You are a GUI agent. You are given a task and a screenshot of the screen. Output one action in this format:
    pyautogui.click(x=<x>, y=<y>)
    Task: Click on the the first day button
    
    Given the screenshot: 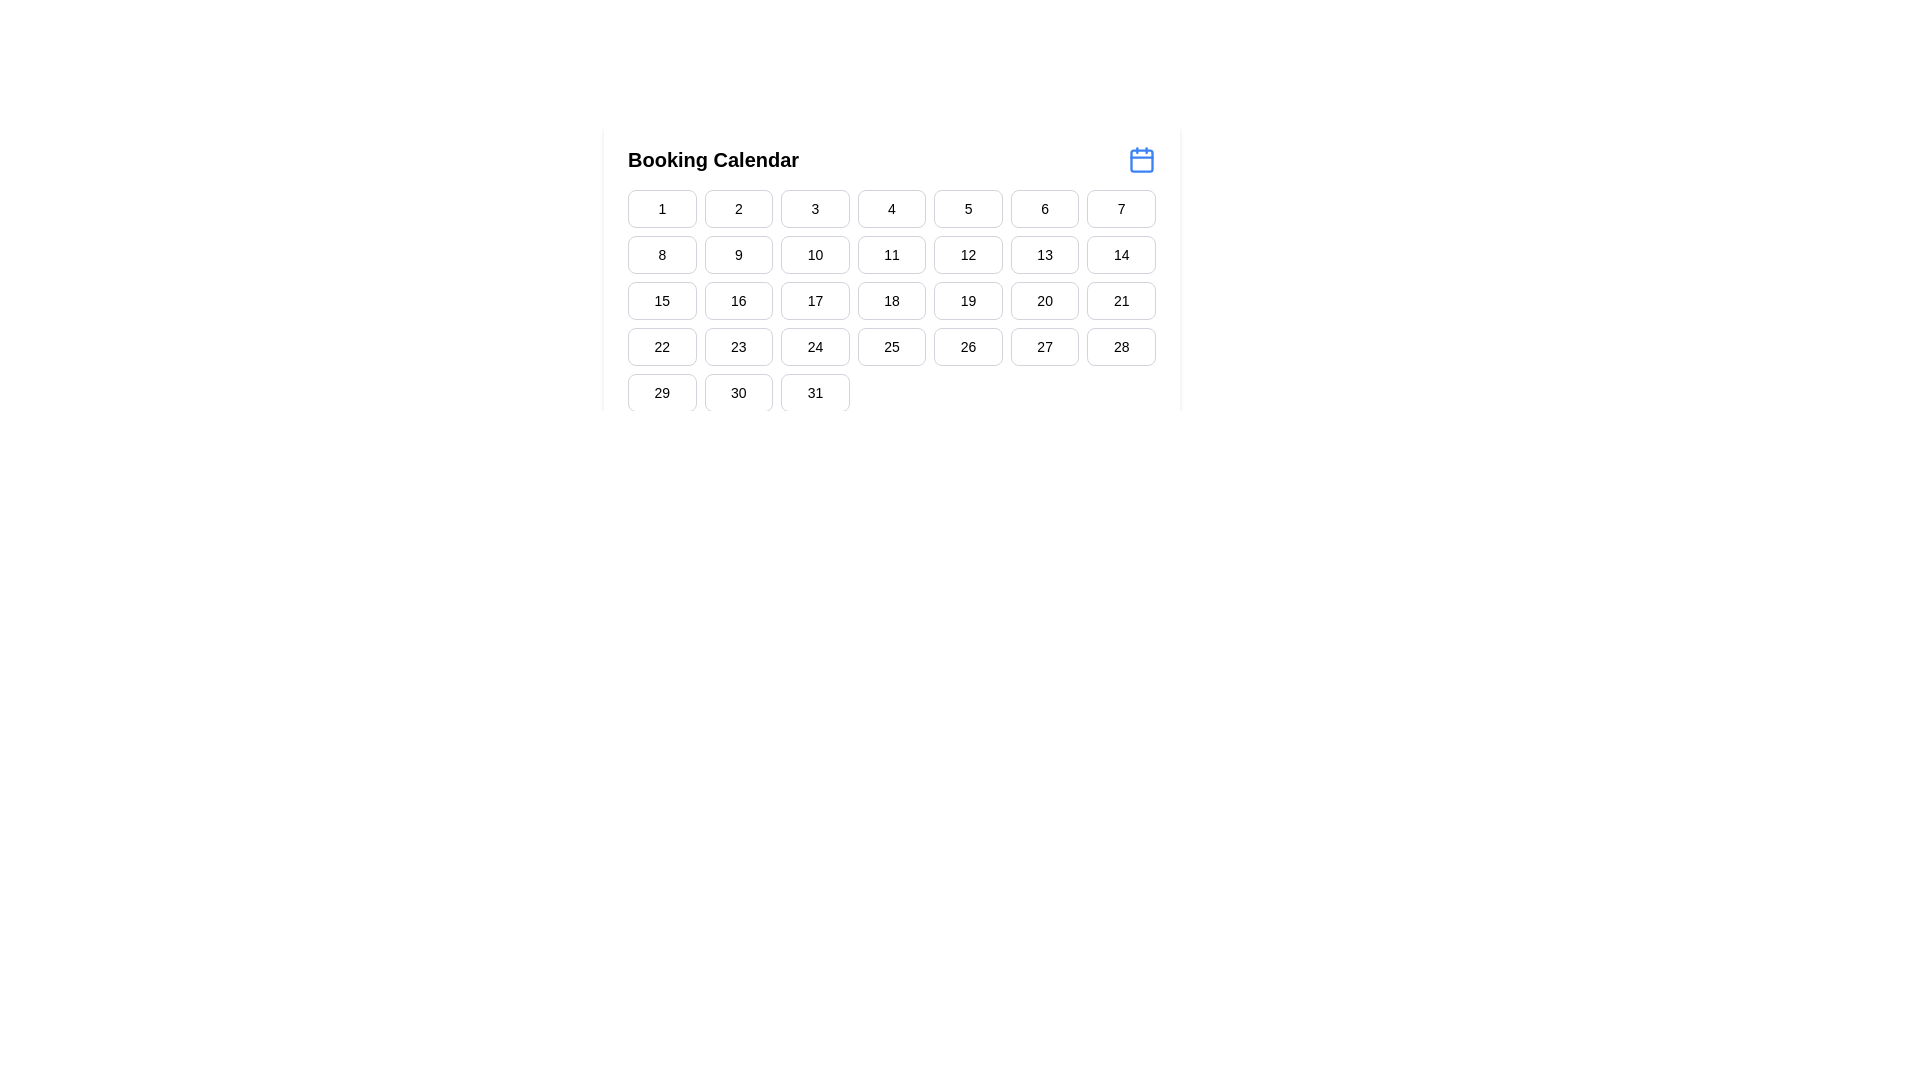 What is the action you would take?
    pyautogui.click(x=662, y=208)
    